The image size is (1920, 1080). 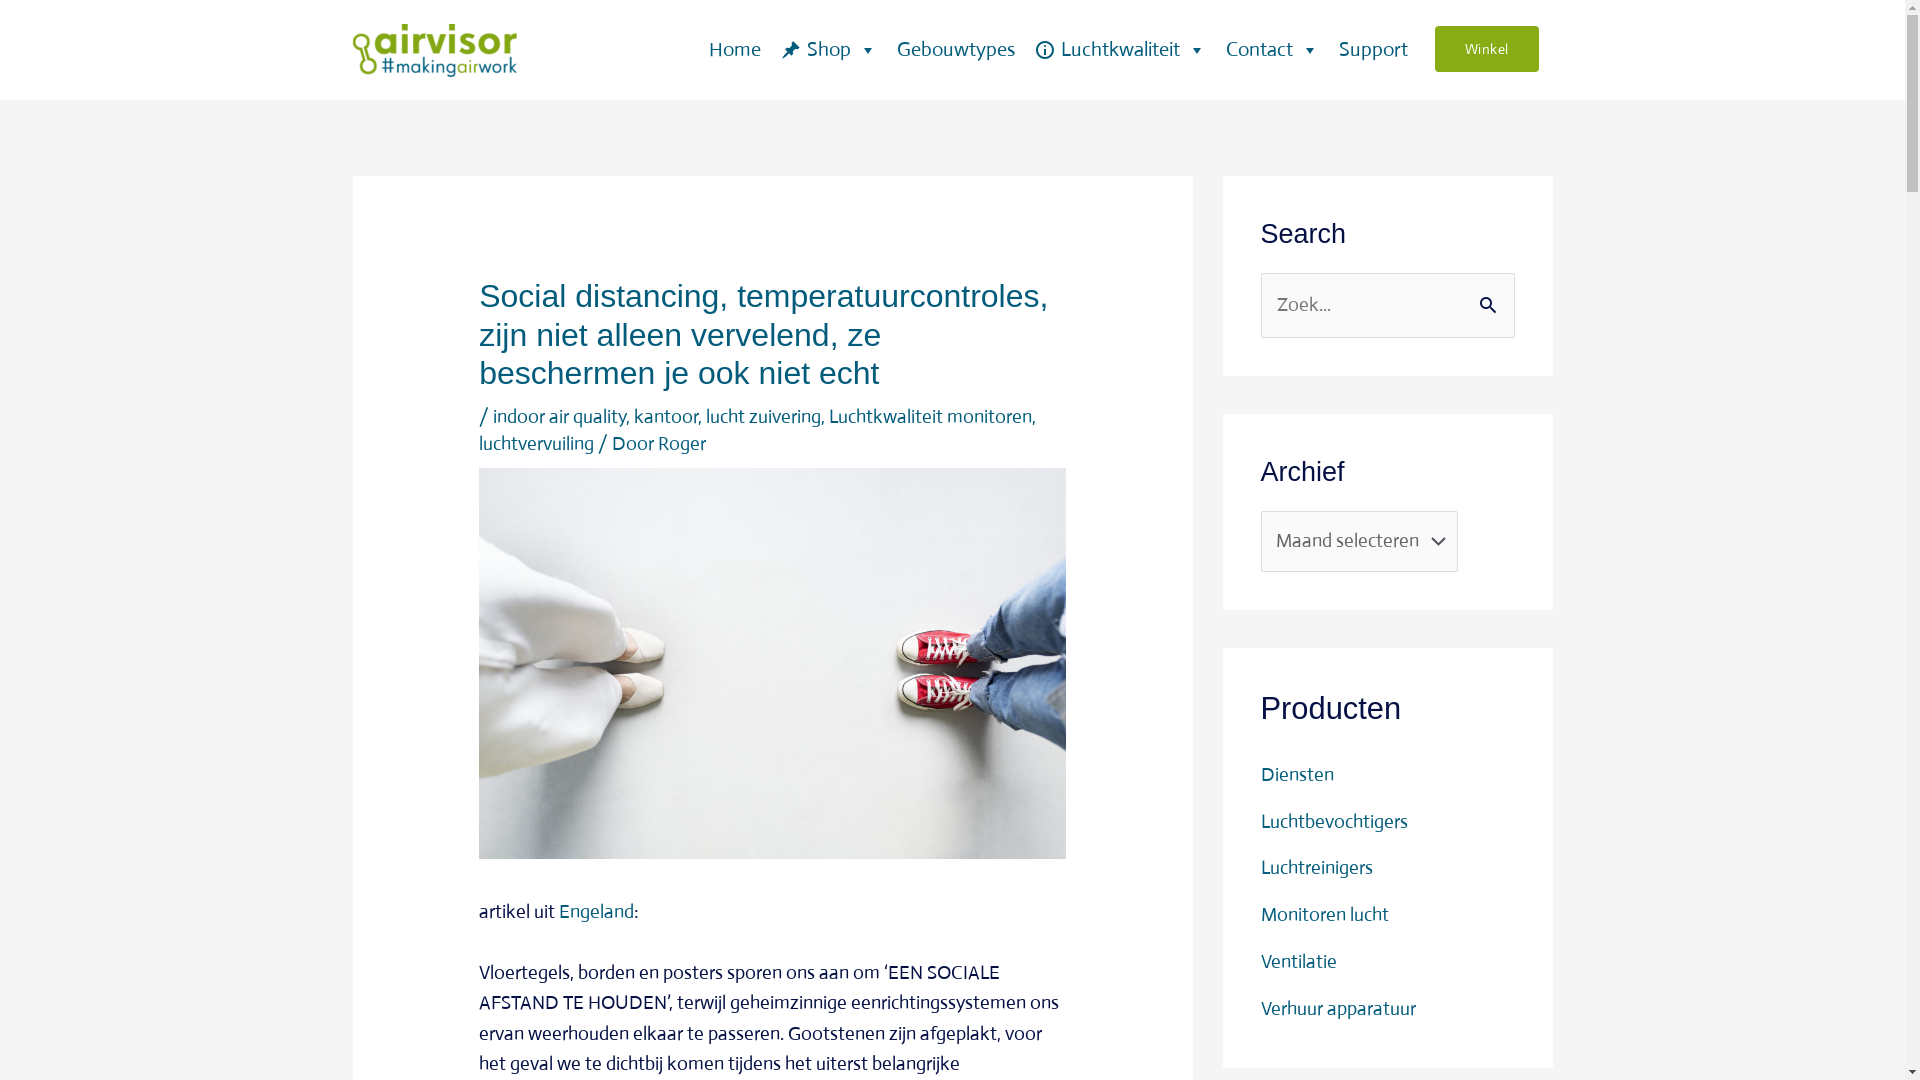 What do you see at coordinates (1337, 1008) in the screenshot?
I see `'Verhuur apparatuur'` at bounding box center [1337, 1008].